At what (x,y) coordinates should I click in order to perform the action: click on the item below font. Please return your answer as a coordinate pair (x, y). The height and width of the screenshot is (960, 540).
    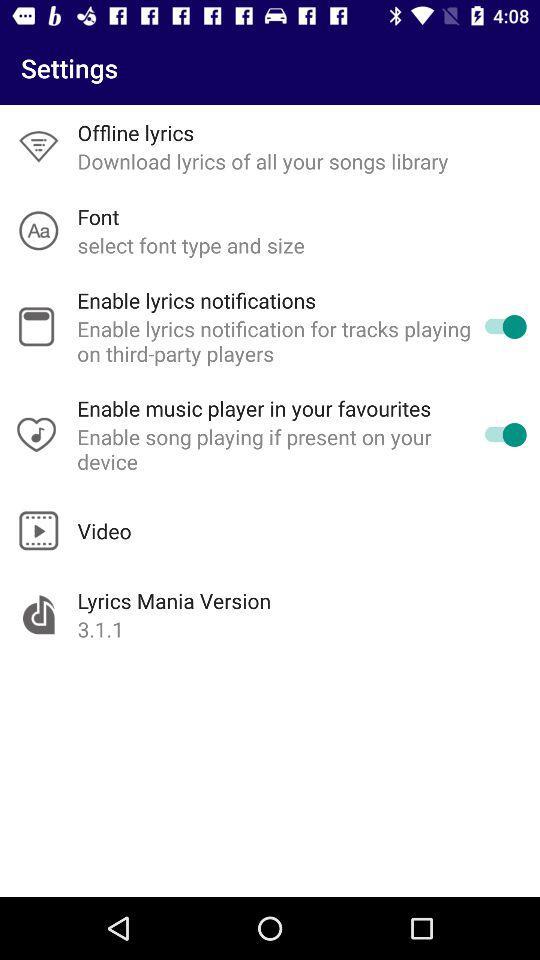
    Looking at the image, I should click on (191, 244).